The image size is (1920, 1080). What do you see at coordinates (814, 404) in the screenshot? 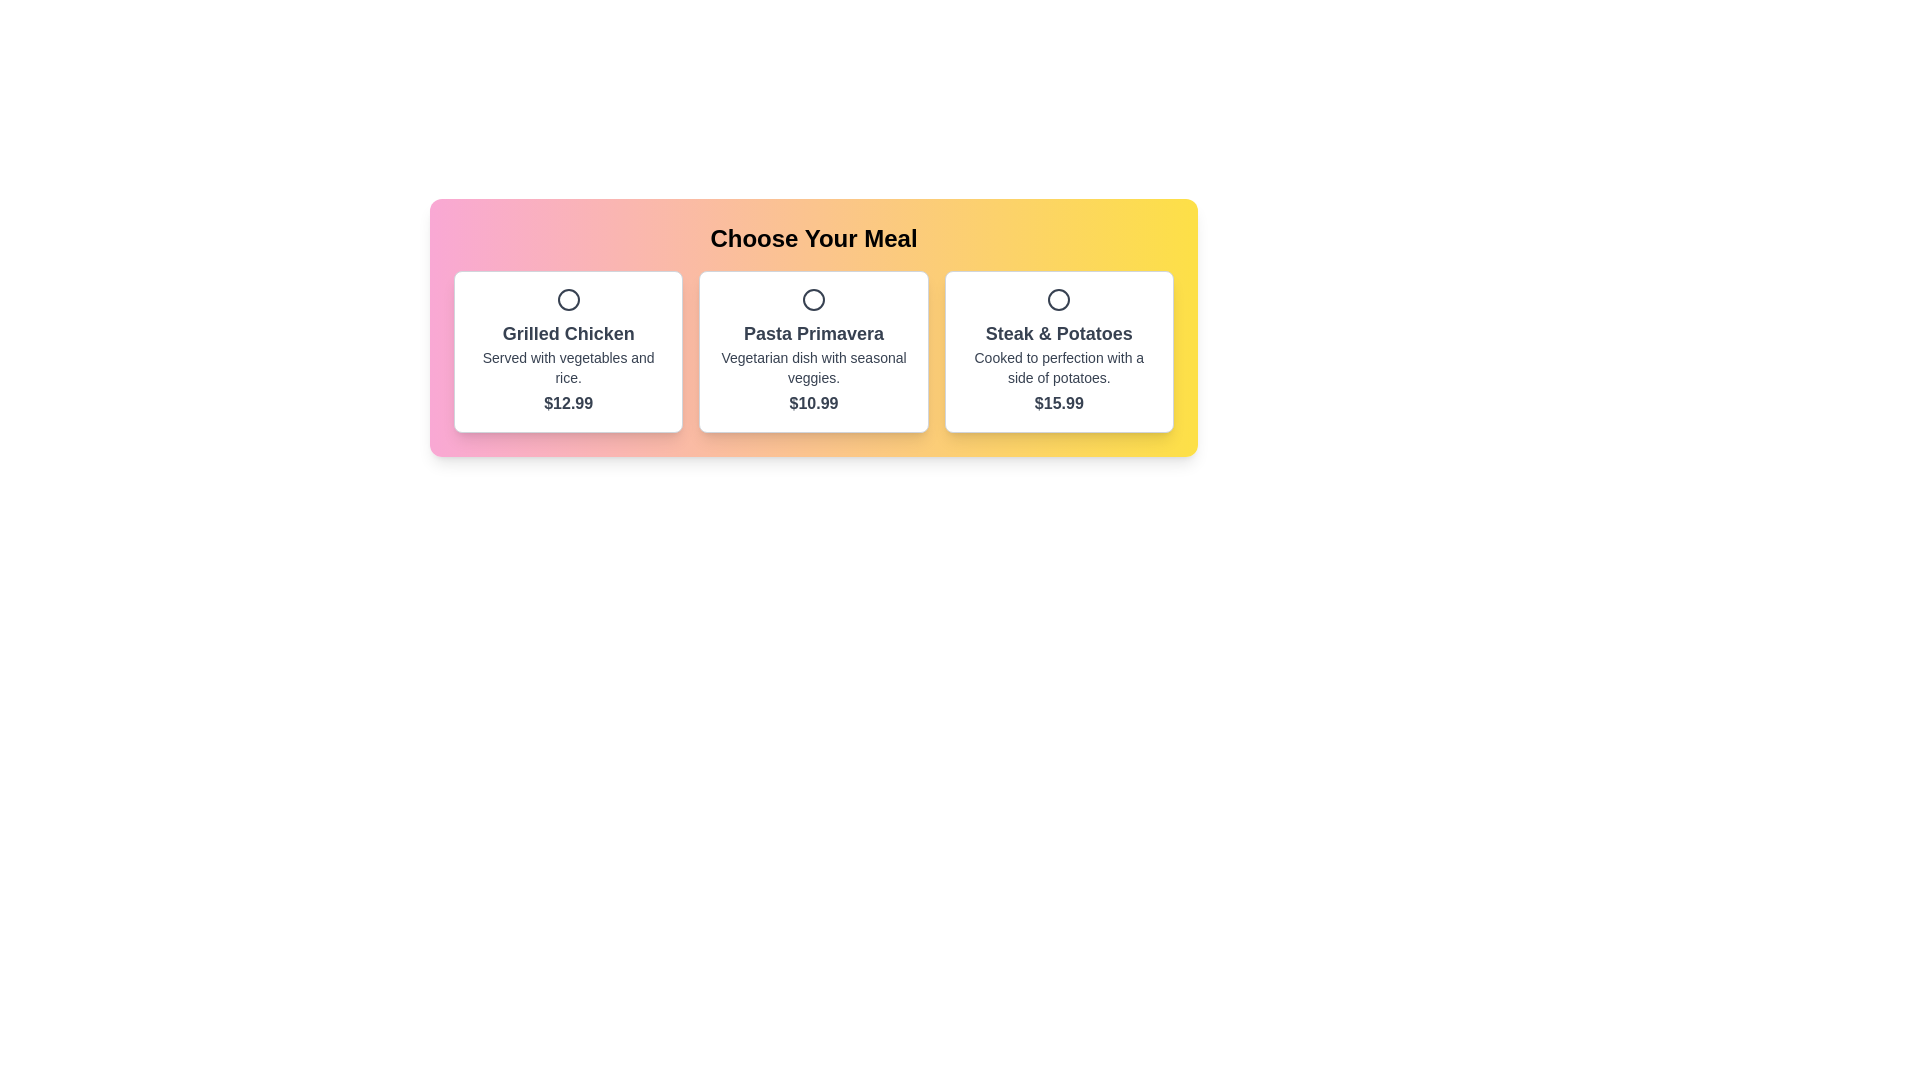
I see `the text label displaying the price '$10.99' for the 'Pasta Primavera' dish, which is styled in bold and positioned centrally beneath its description` at bounding box center [814, 404].